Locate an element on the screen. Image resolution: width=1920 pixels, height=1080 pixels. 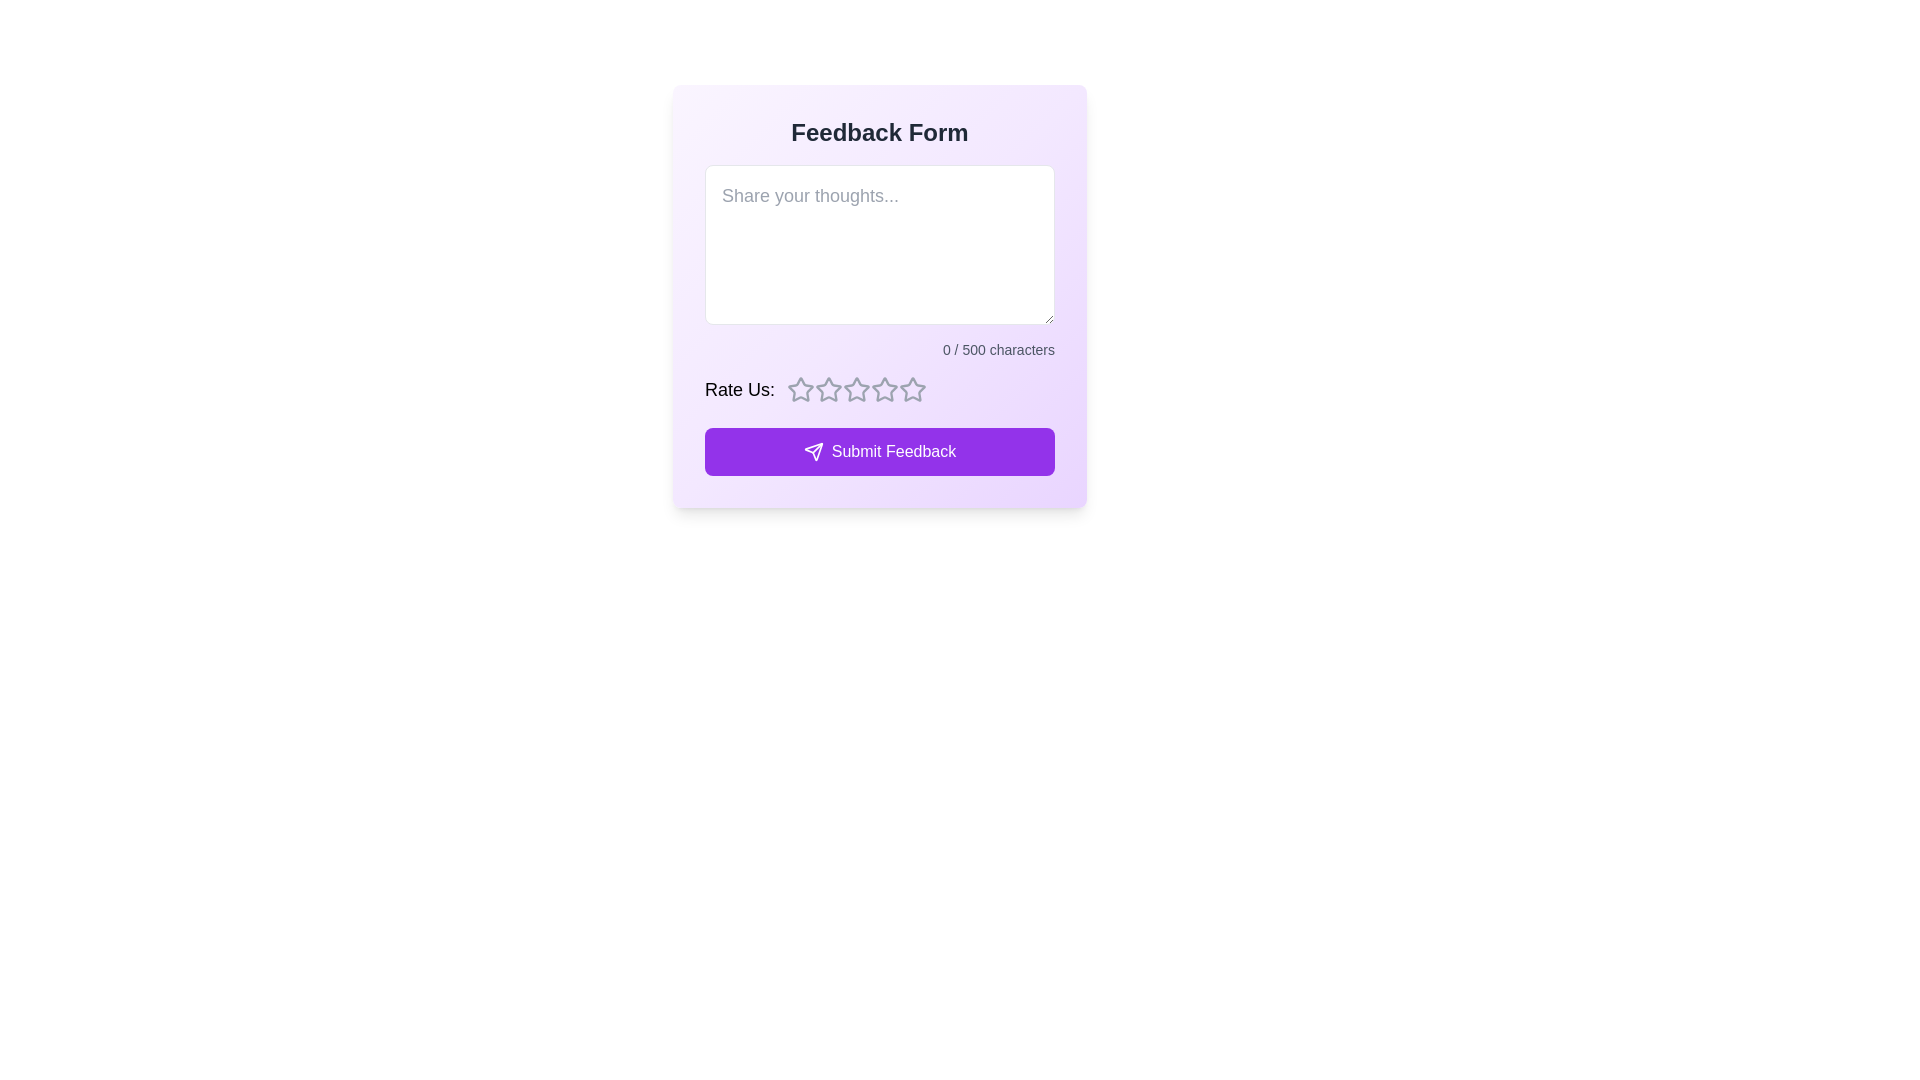
the first star-shaped rating icon with a gray outline is located at coordinates (801, 389).